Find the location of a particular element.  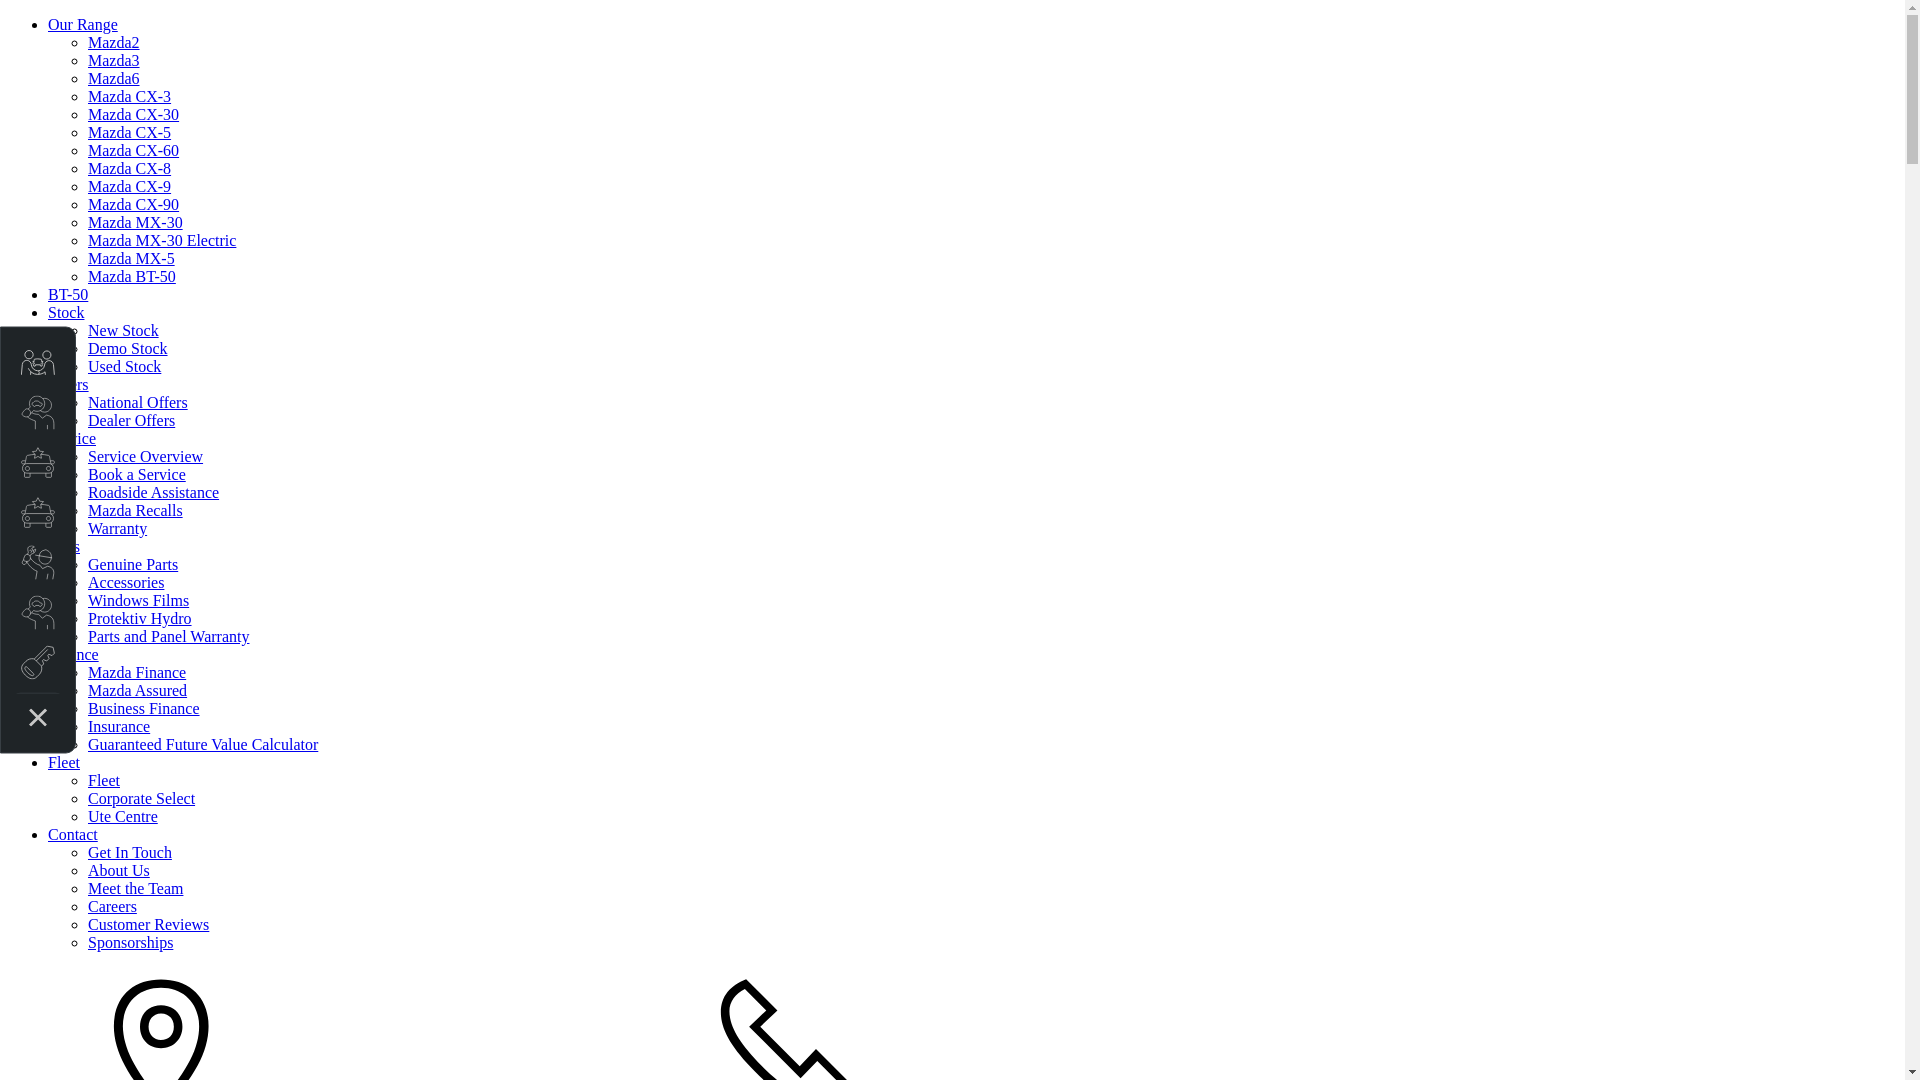

'Mazda2' is located at coordinates (113, 42).